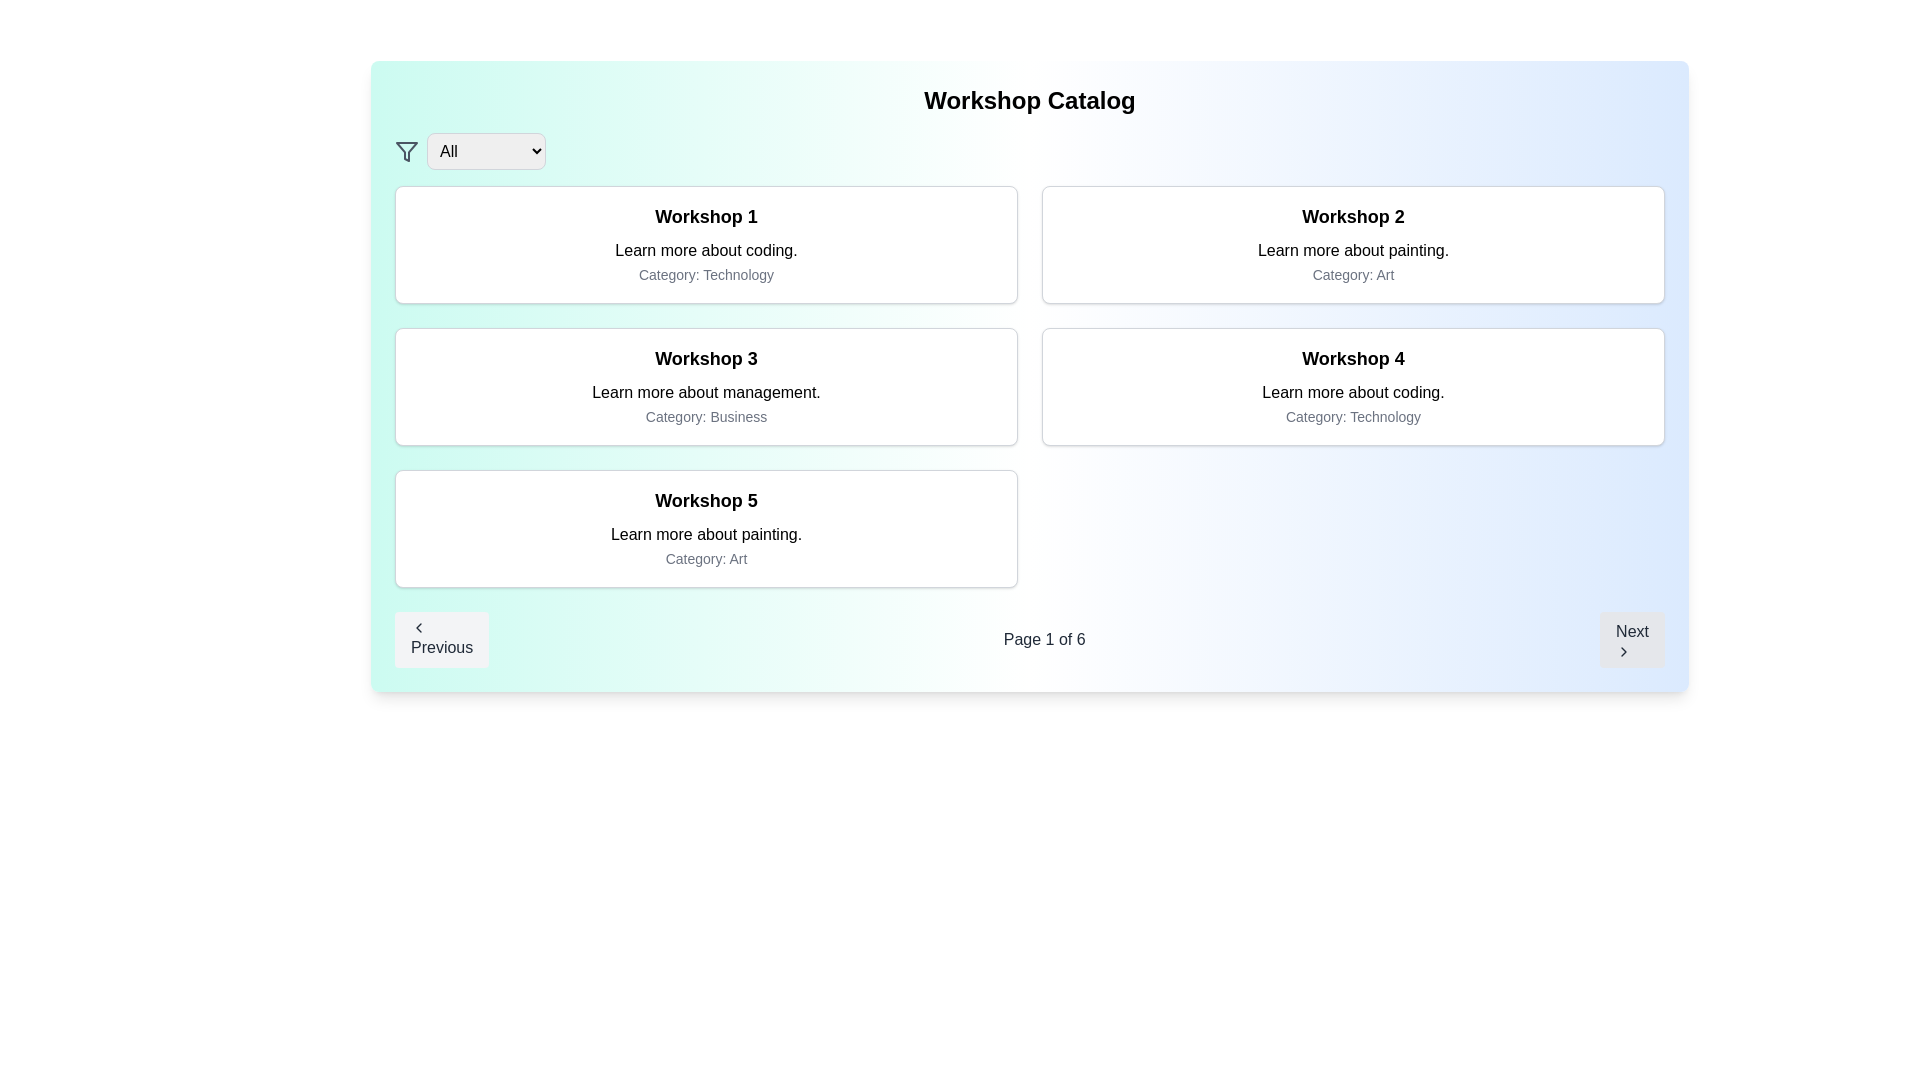 This screenshot has width=1920, height=1080. I want to click on the static text label indicating the category of the workshop, which is 'Art', located at the bottom of the card for 'Workshop 5', so click(706, 559).